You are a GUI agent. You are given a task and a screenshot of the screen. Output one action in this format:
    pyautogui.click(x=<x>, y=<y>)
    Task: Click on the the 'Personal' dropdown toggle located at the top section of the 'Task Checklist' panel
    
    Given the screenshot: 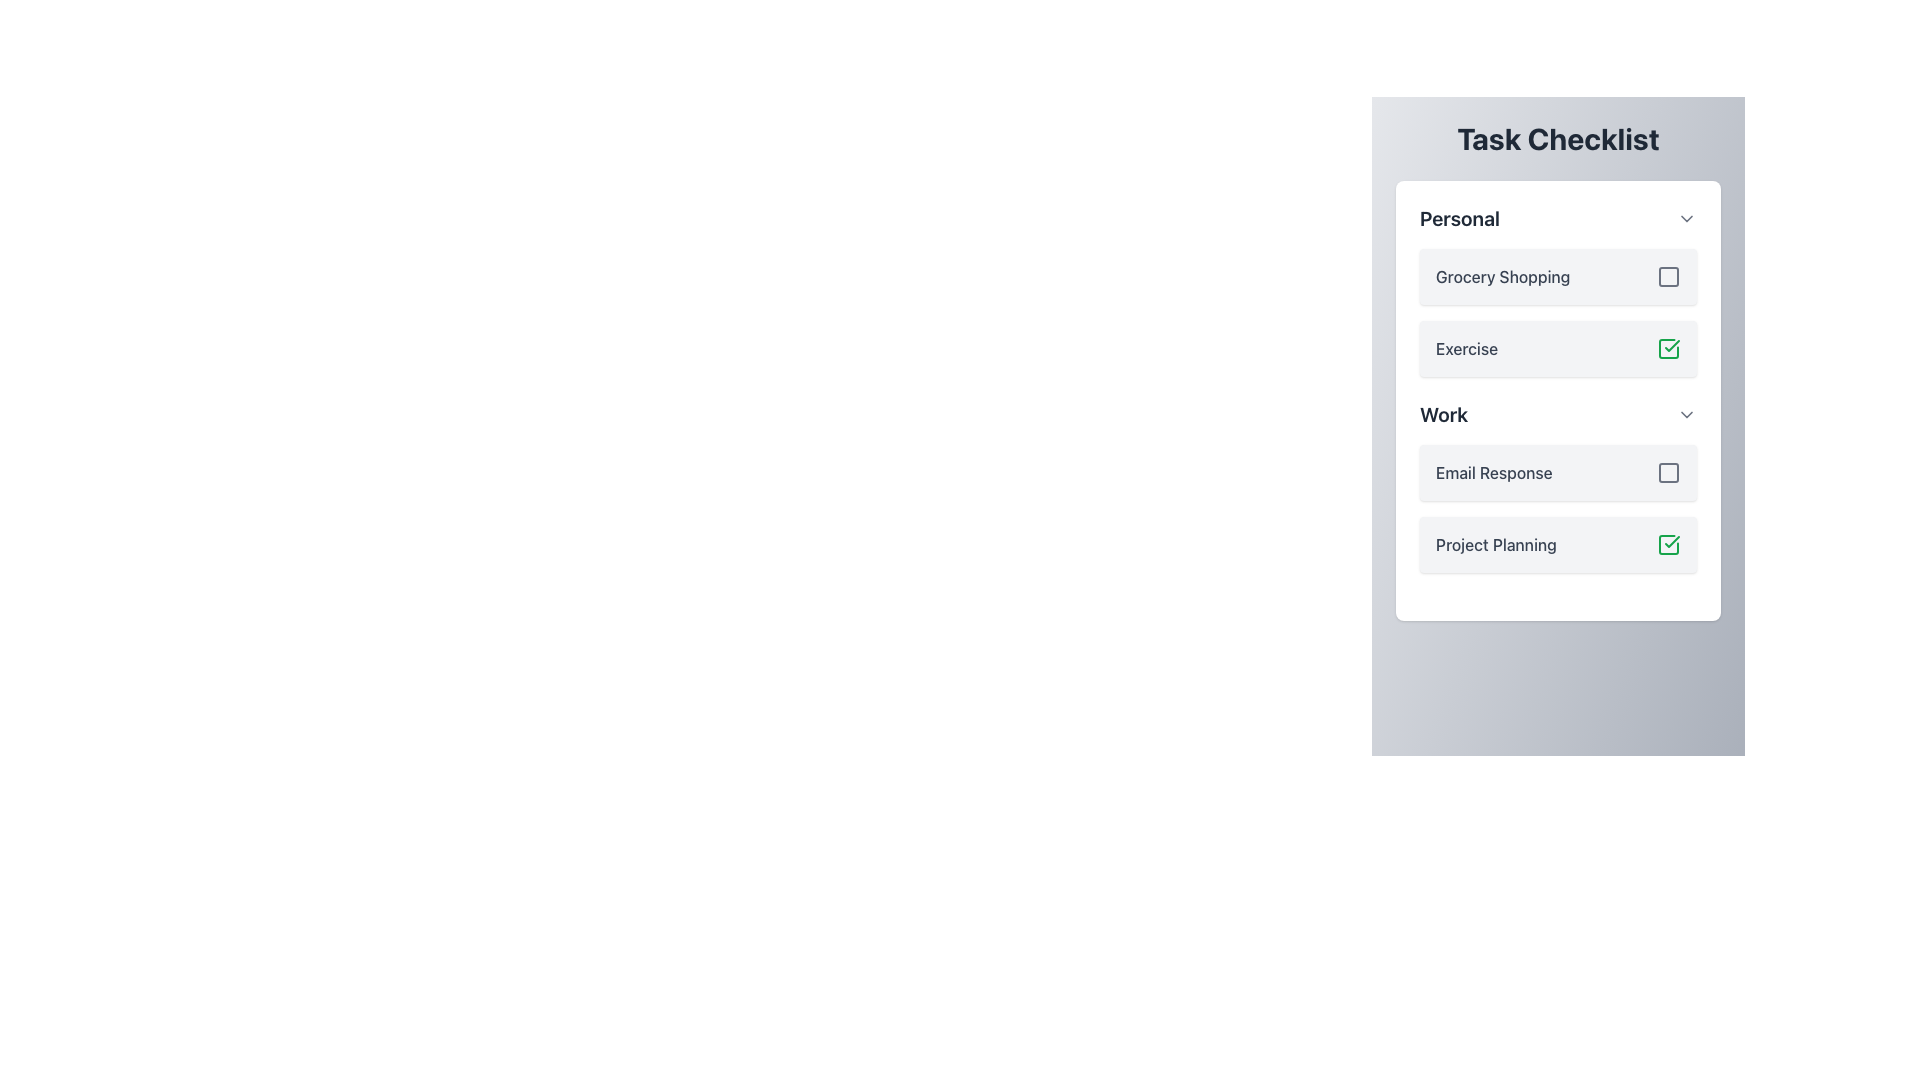 What is the action you would take?
    pyautogui.click(x=1557, y=219)
    